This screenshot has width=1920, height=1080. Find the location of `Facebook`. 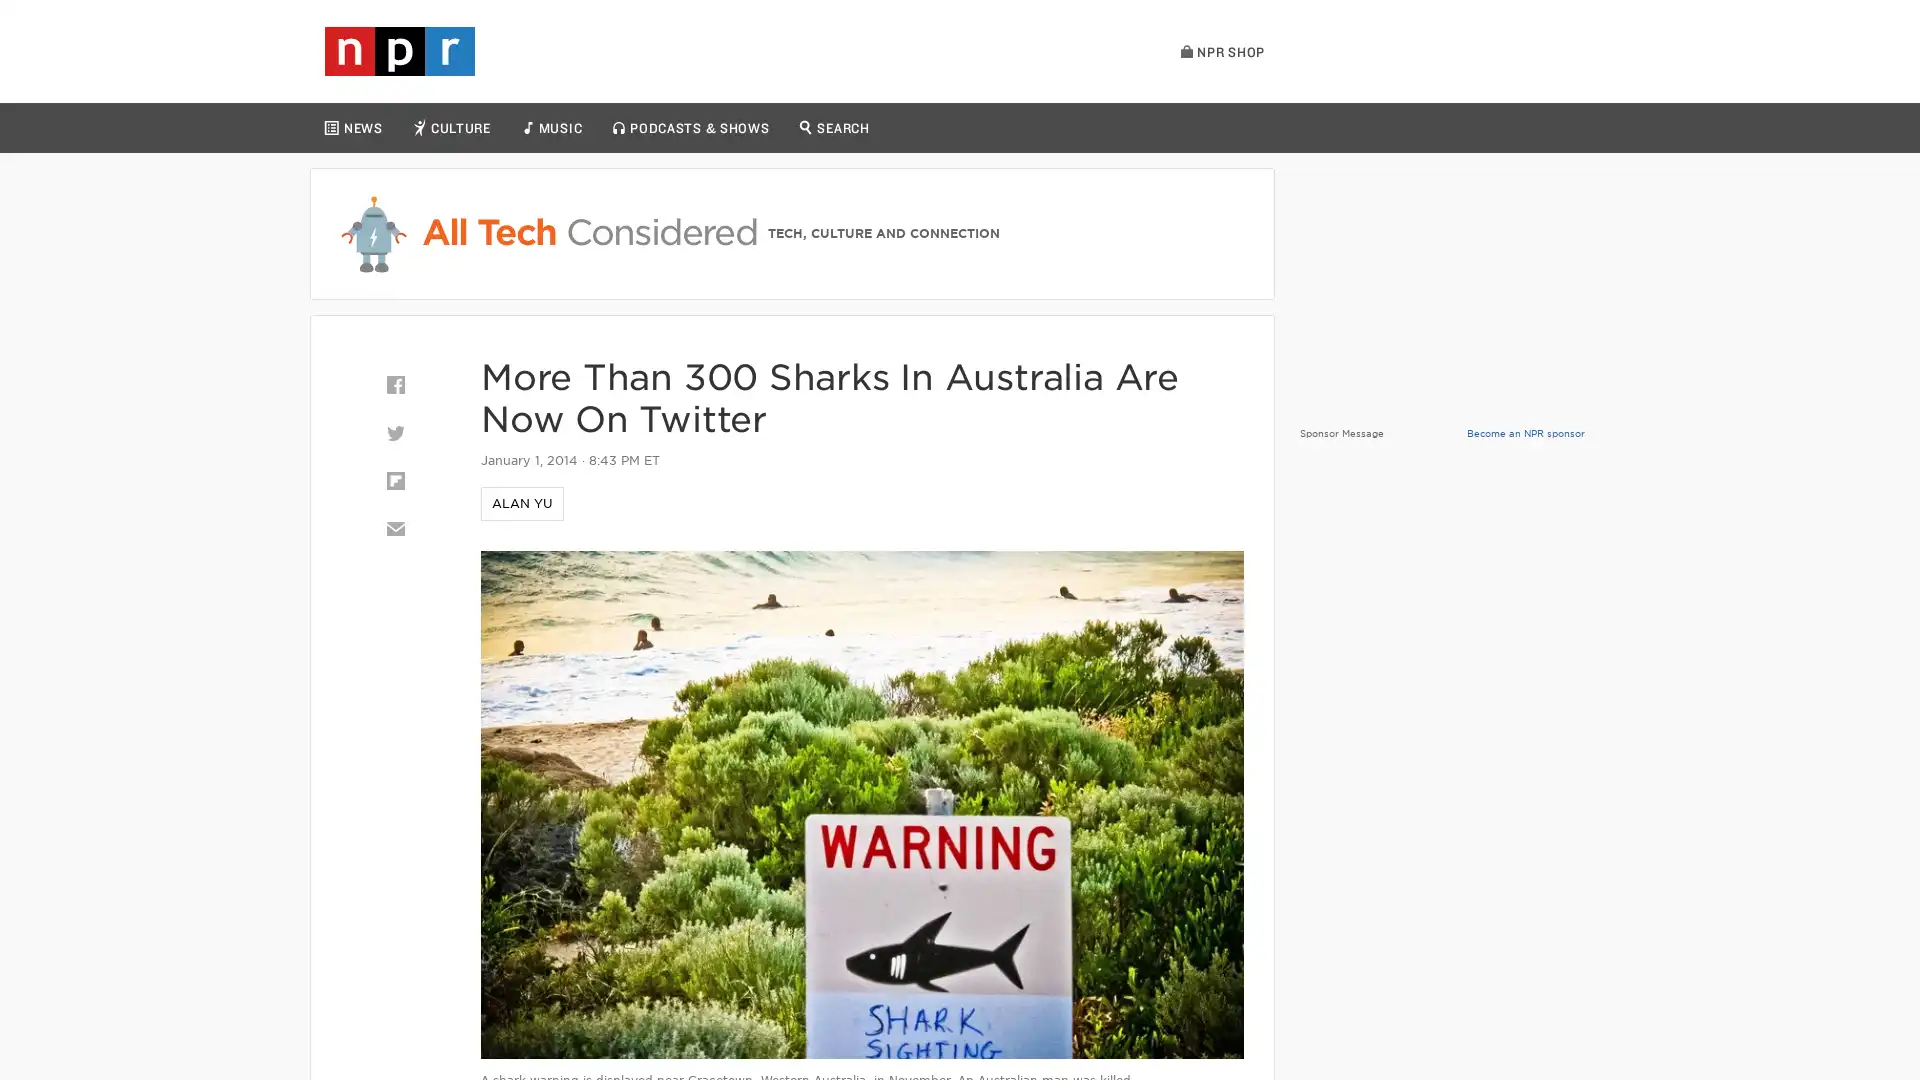

Facebook is located at coordinates (394, 385).